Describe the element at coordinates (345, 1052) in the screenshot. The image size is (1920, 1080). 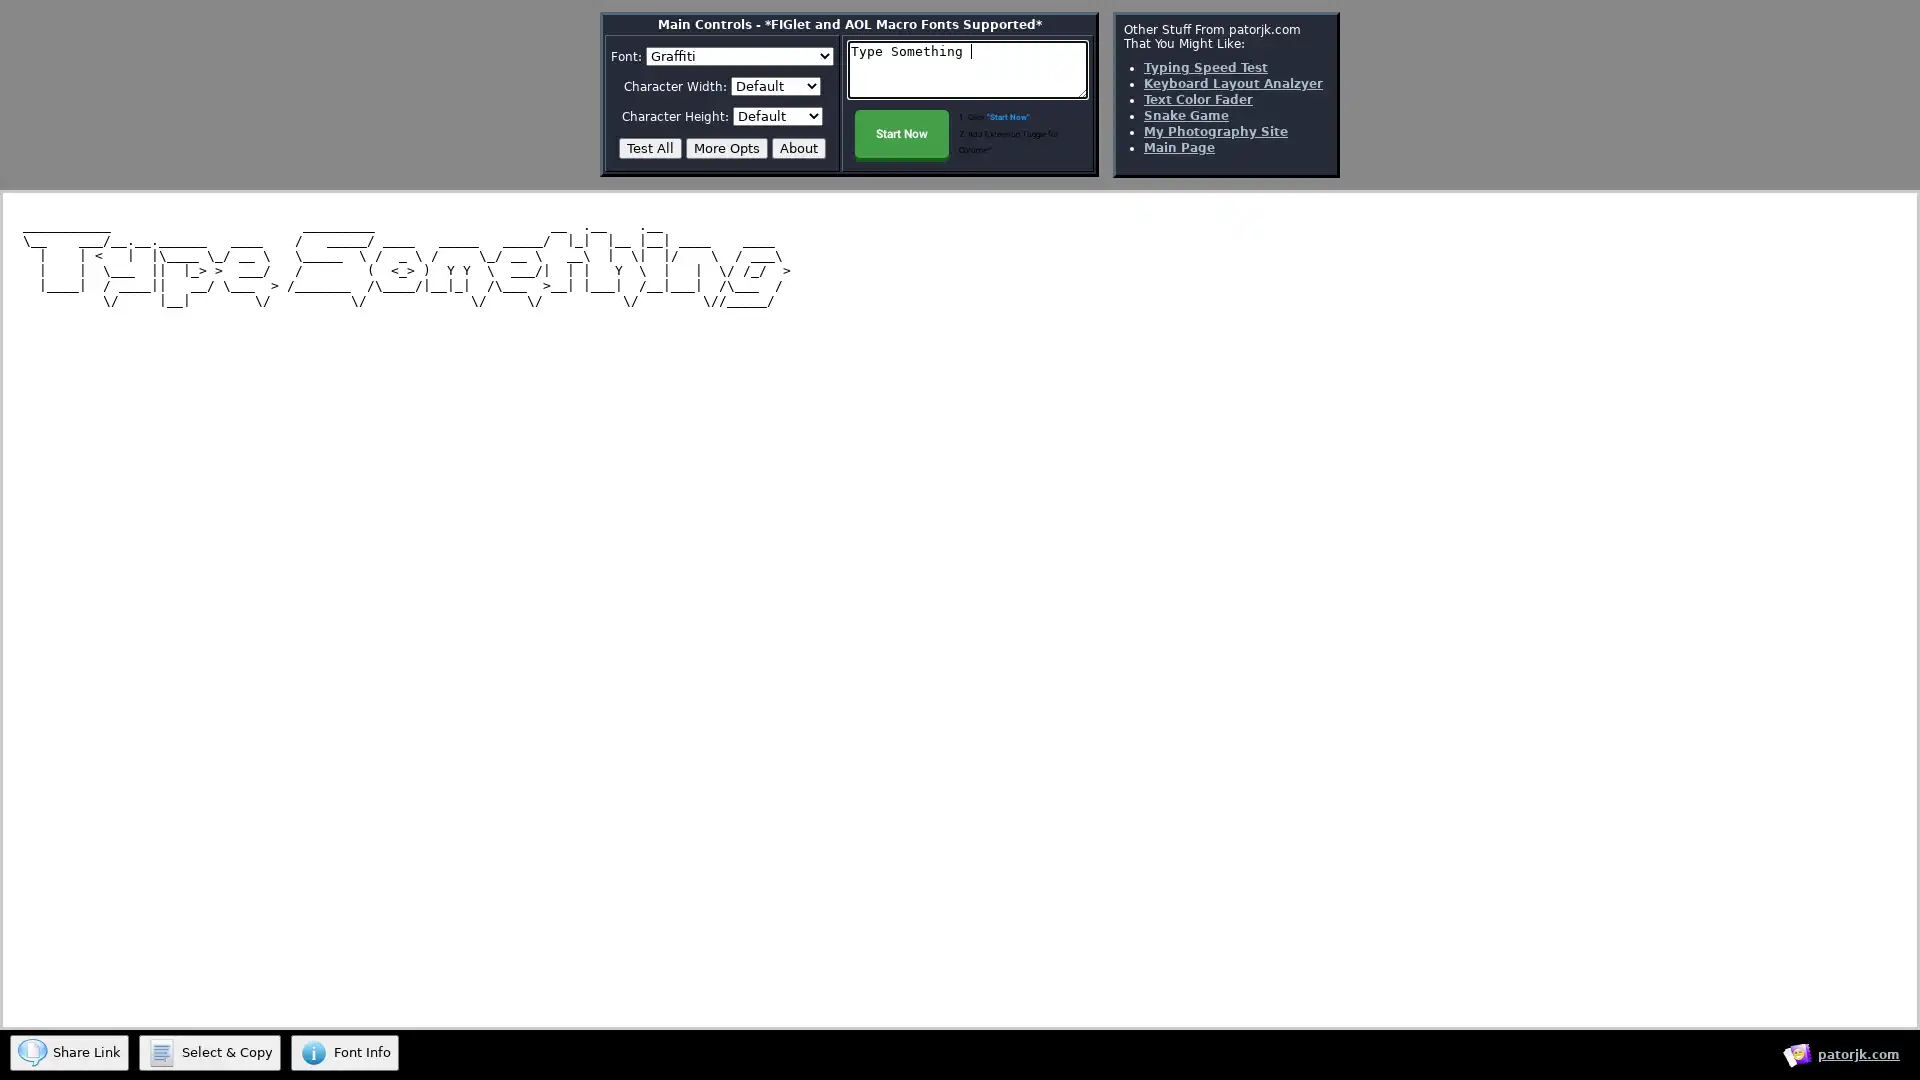
I see `Font Info` at that location.